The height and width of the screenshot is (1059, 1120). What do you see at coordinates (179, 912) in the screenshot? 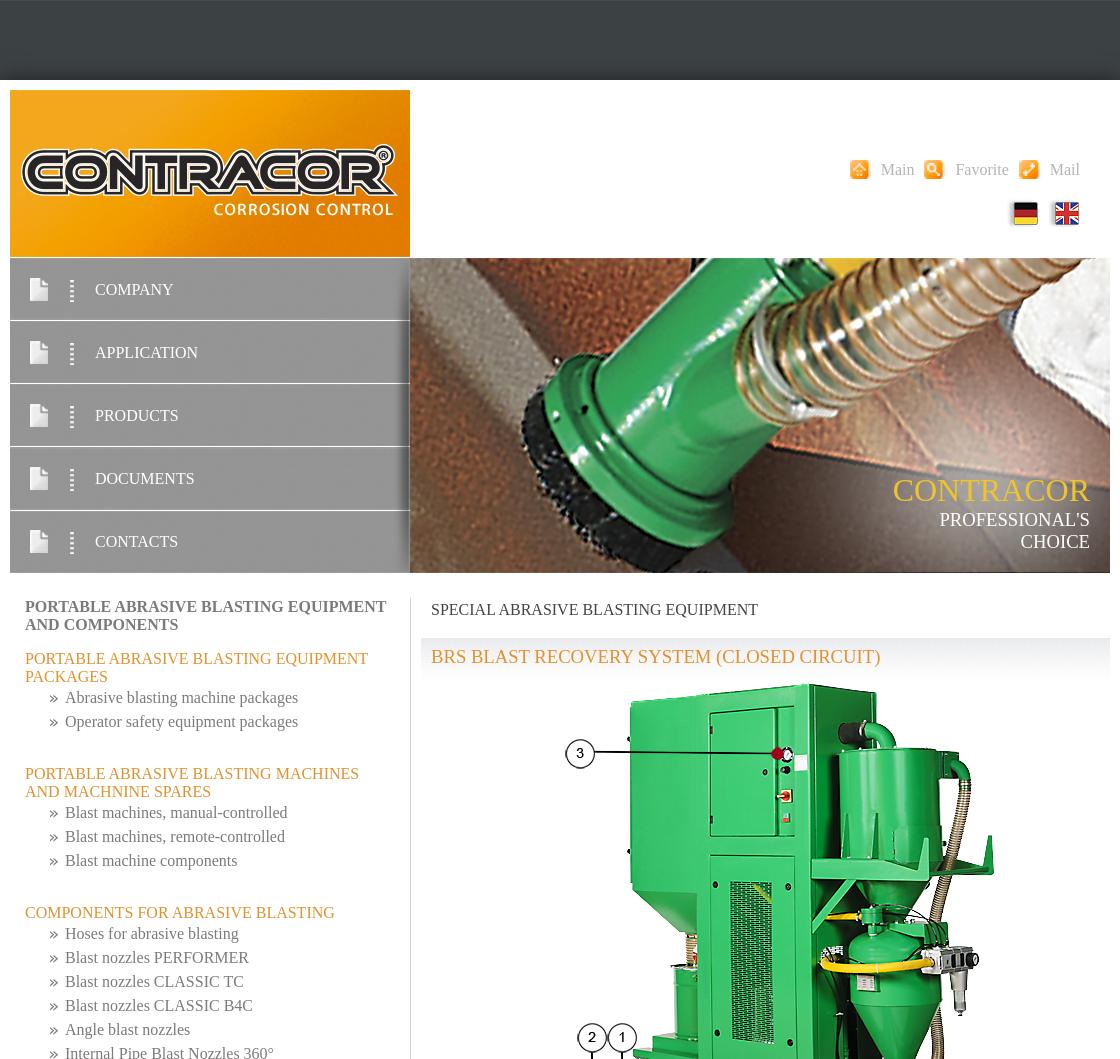
I see `'COMPONENTS FOR ABRASIVE BLASTING'` at bounding box center [179, 912].